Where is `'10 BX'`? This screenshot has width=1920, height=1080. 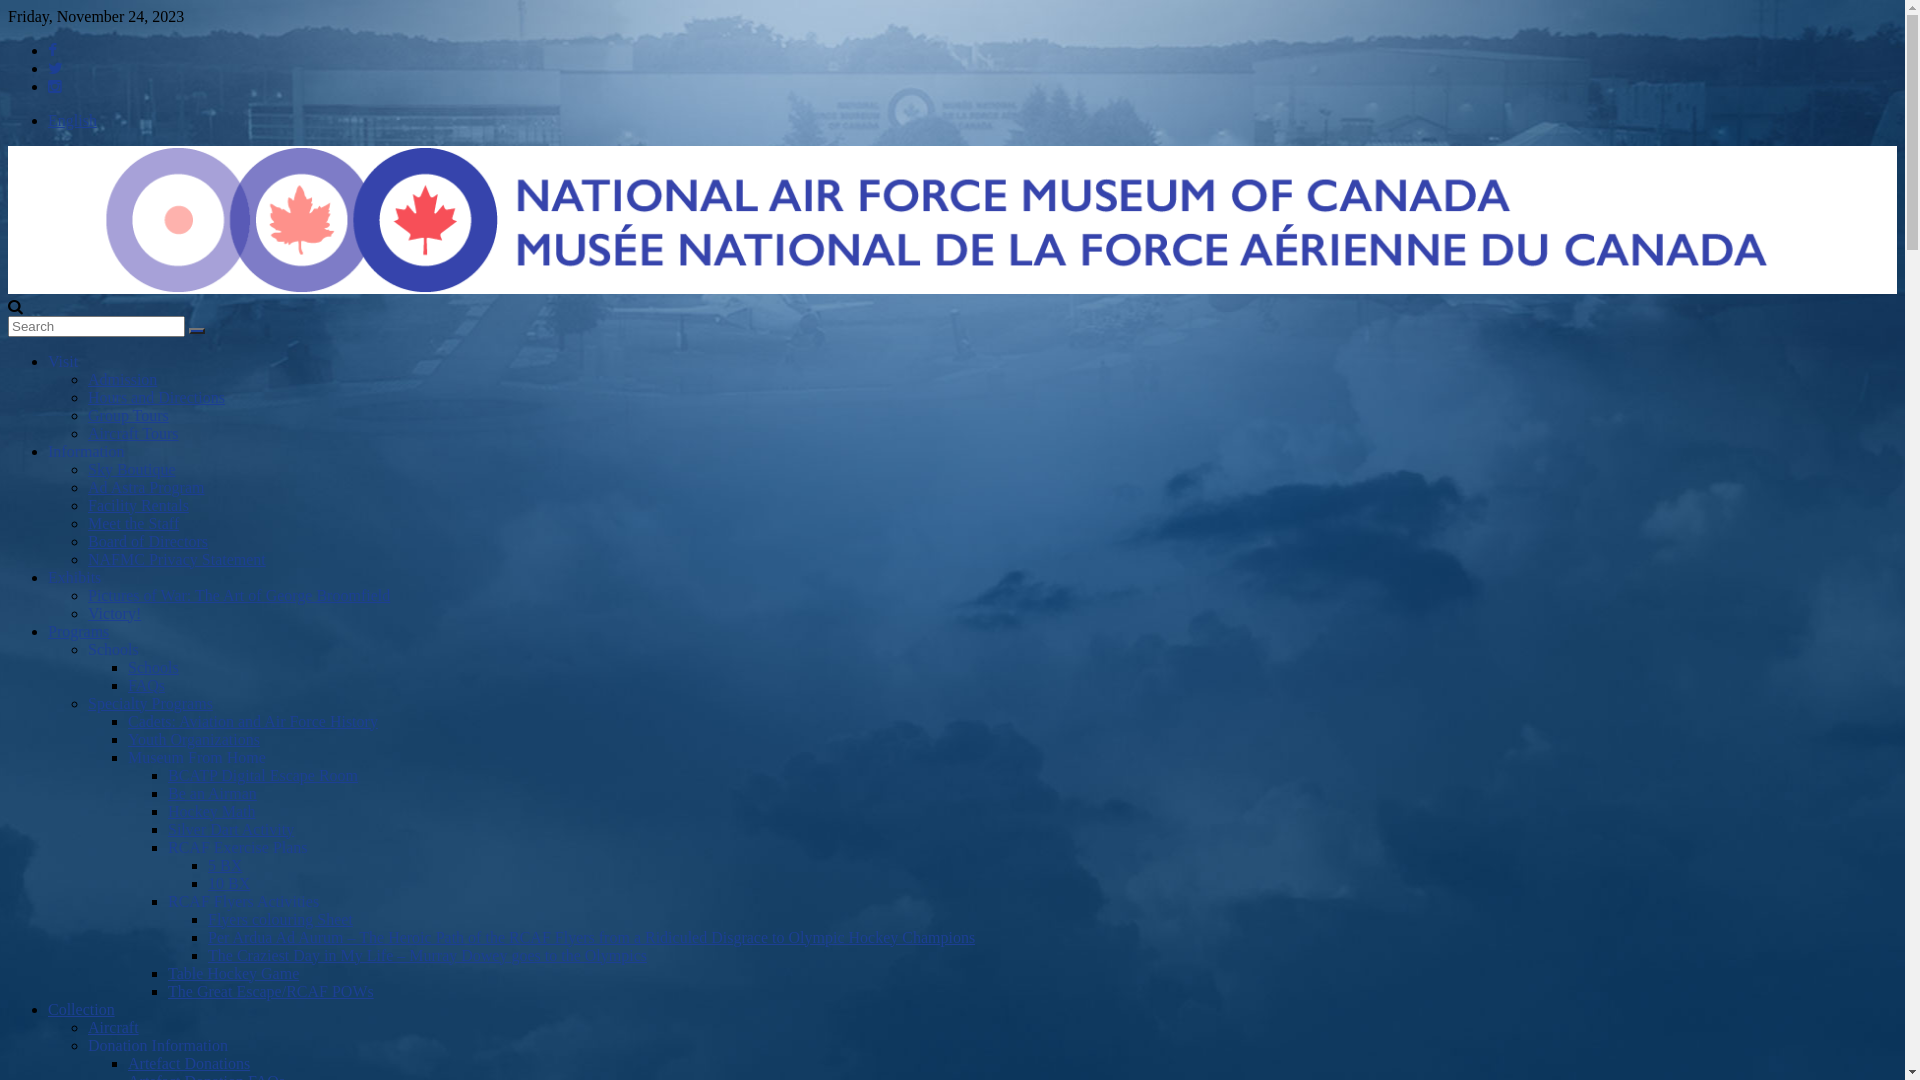
'10 BX' is located at coordinates (229, 882).